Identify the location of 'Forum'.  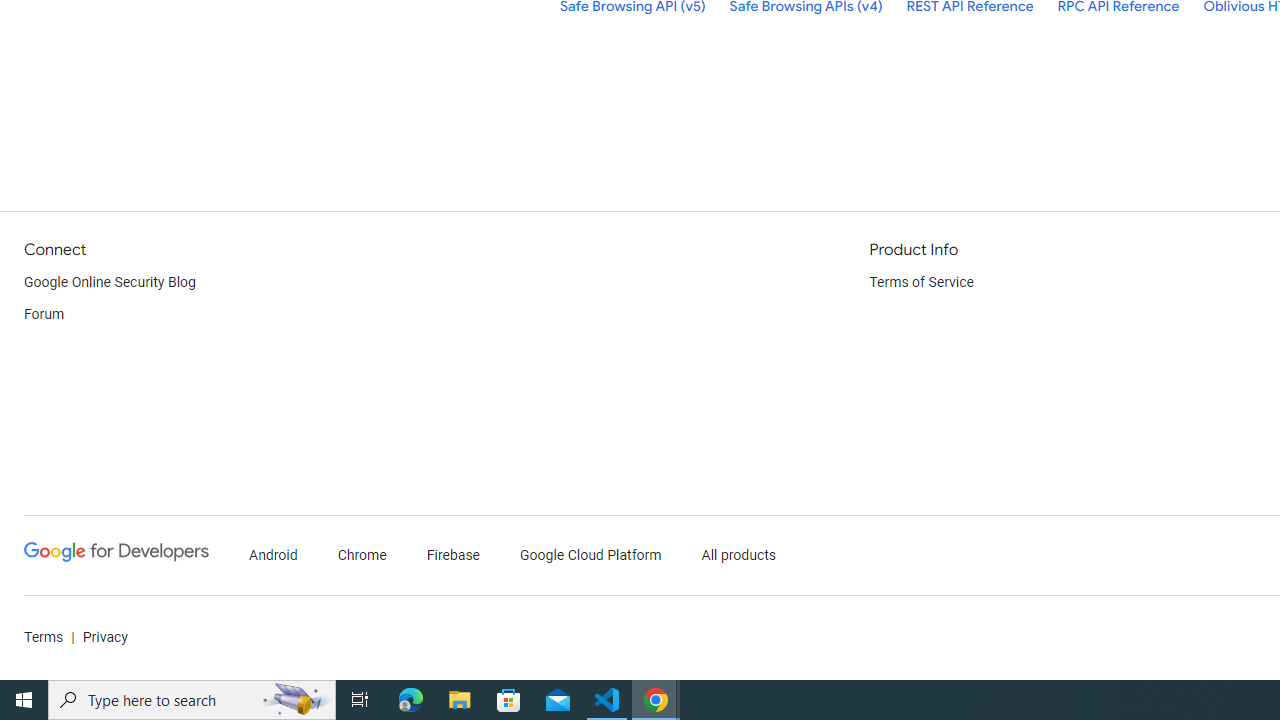
(44, 315).